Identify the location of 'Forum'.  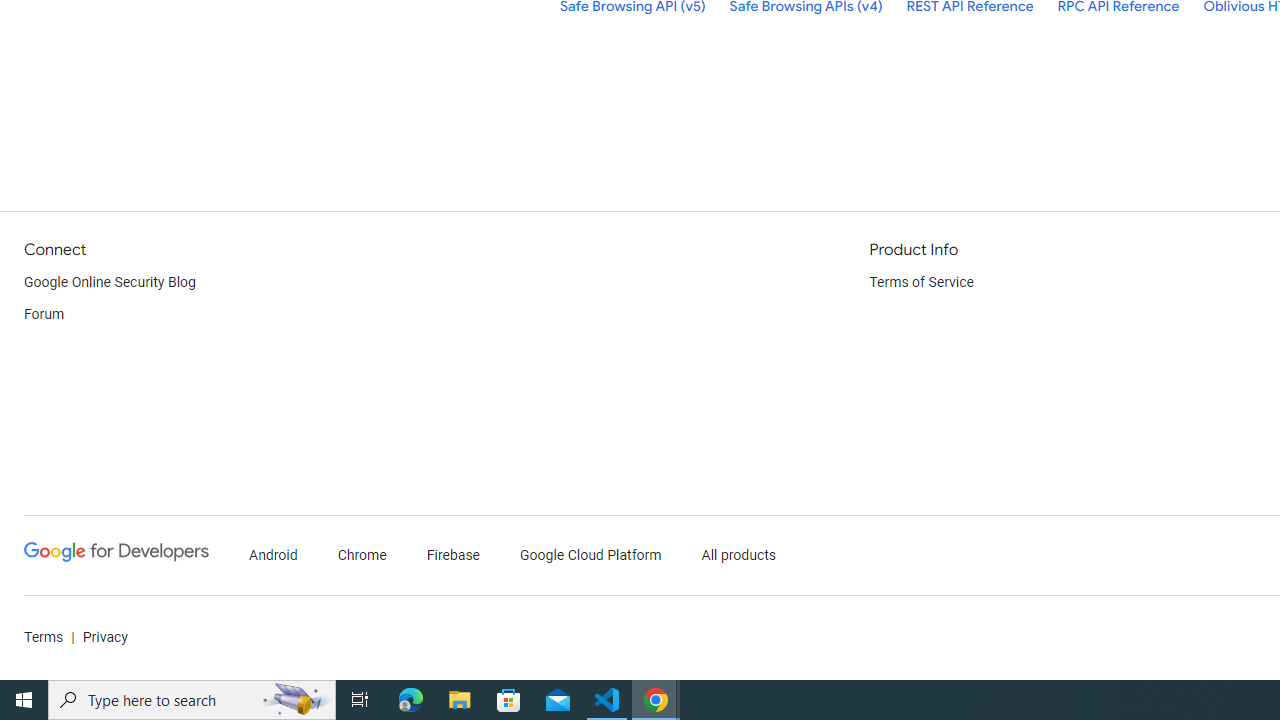
(44, 315).